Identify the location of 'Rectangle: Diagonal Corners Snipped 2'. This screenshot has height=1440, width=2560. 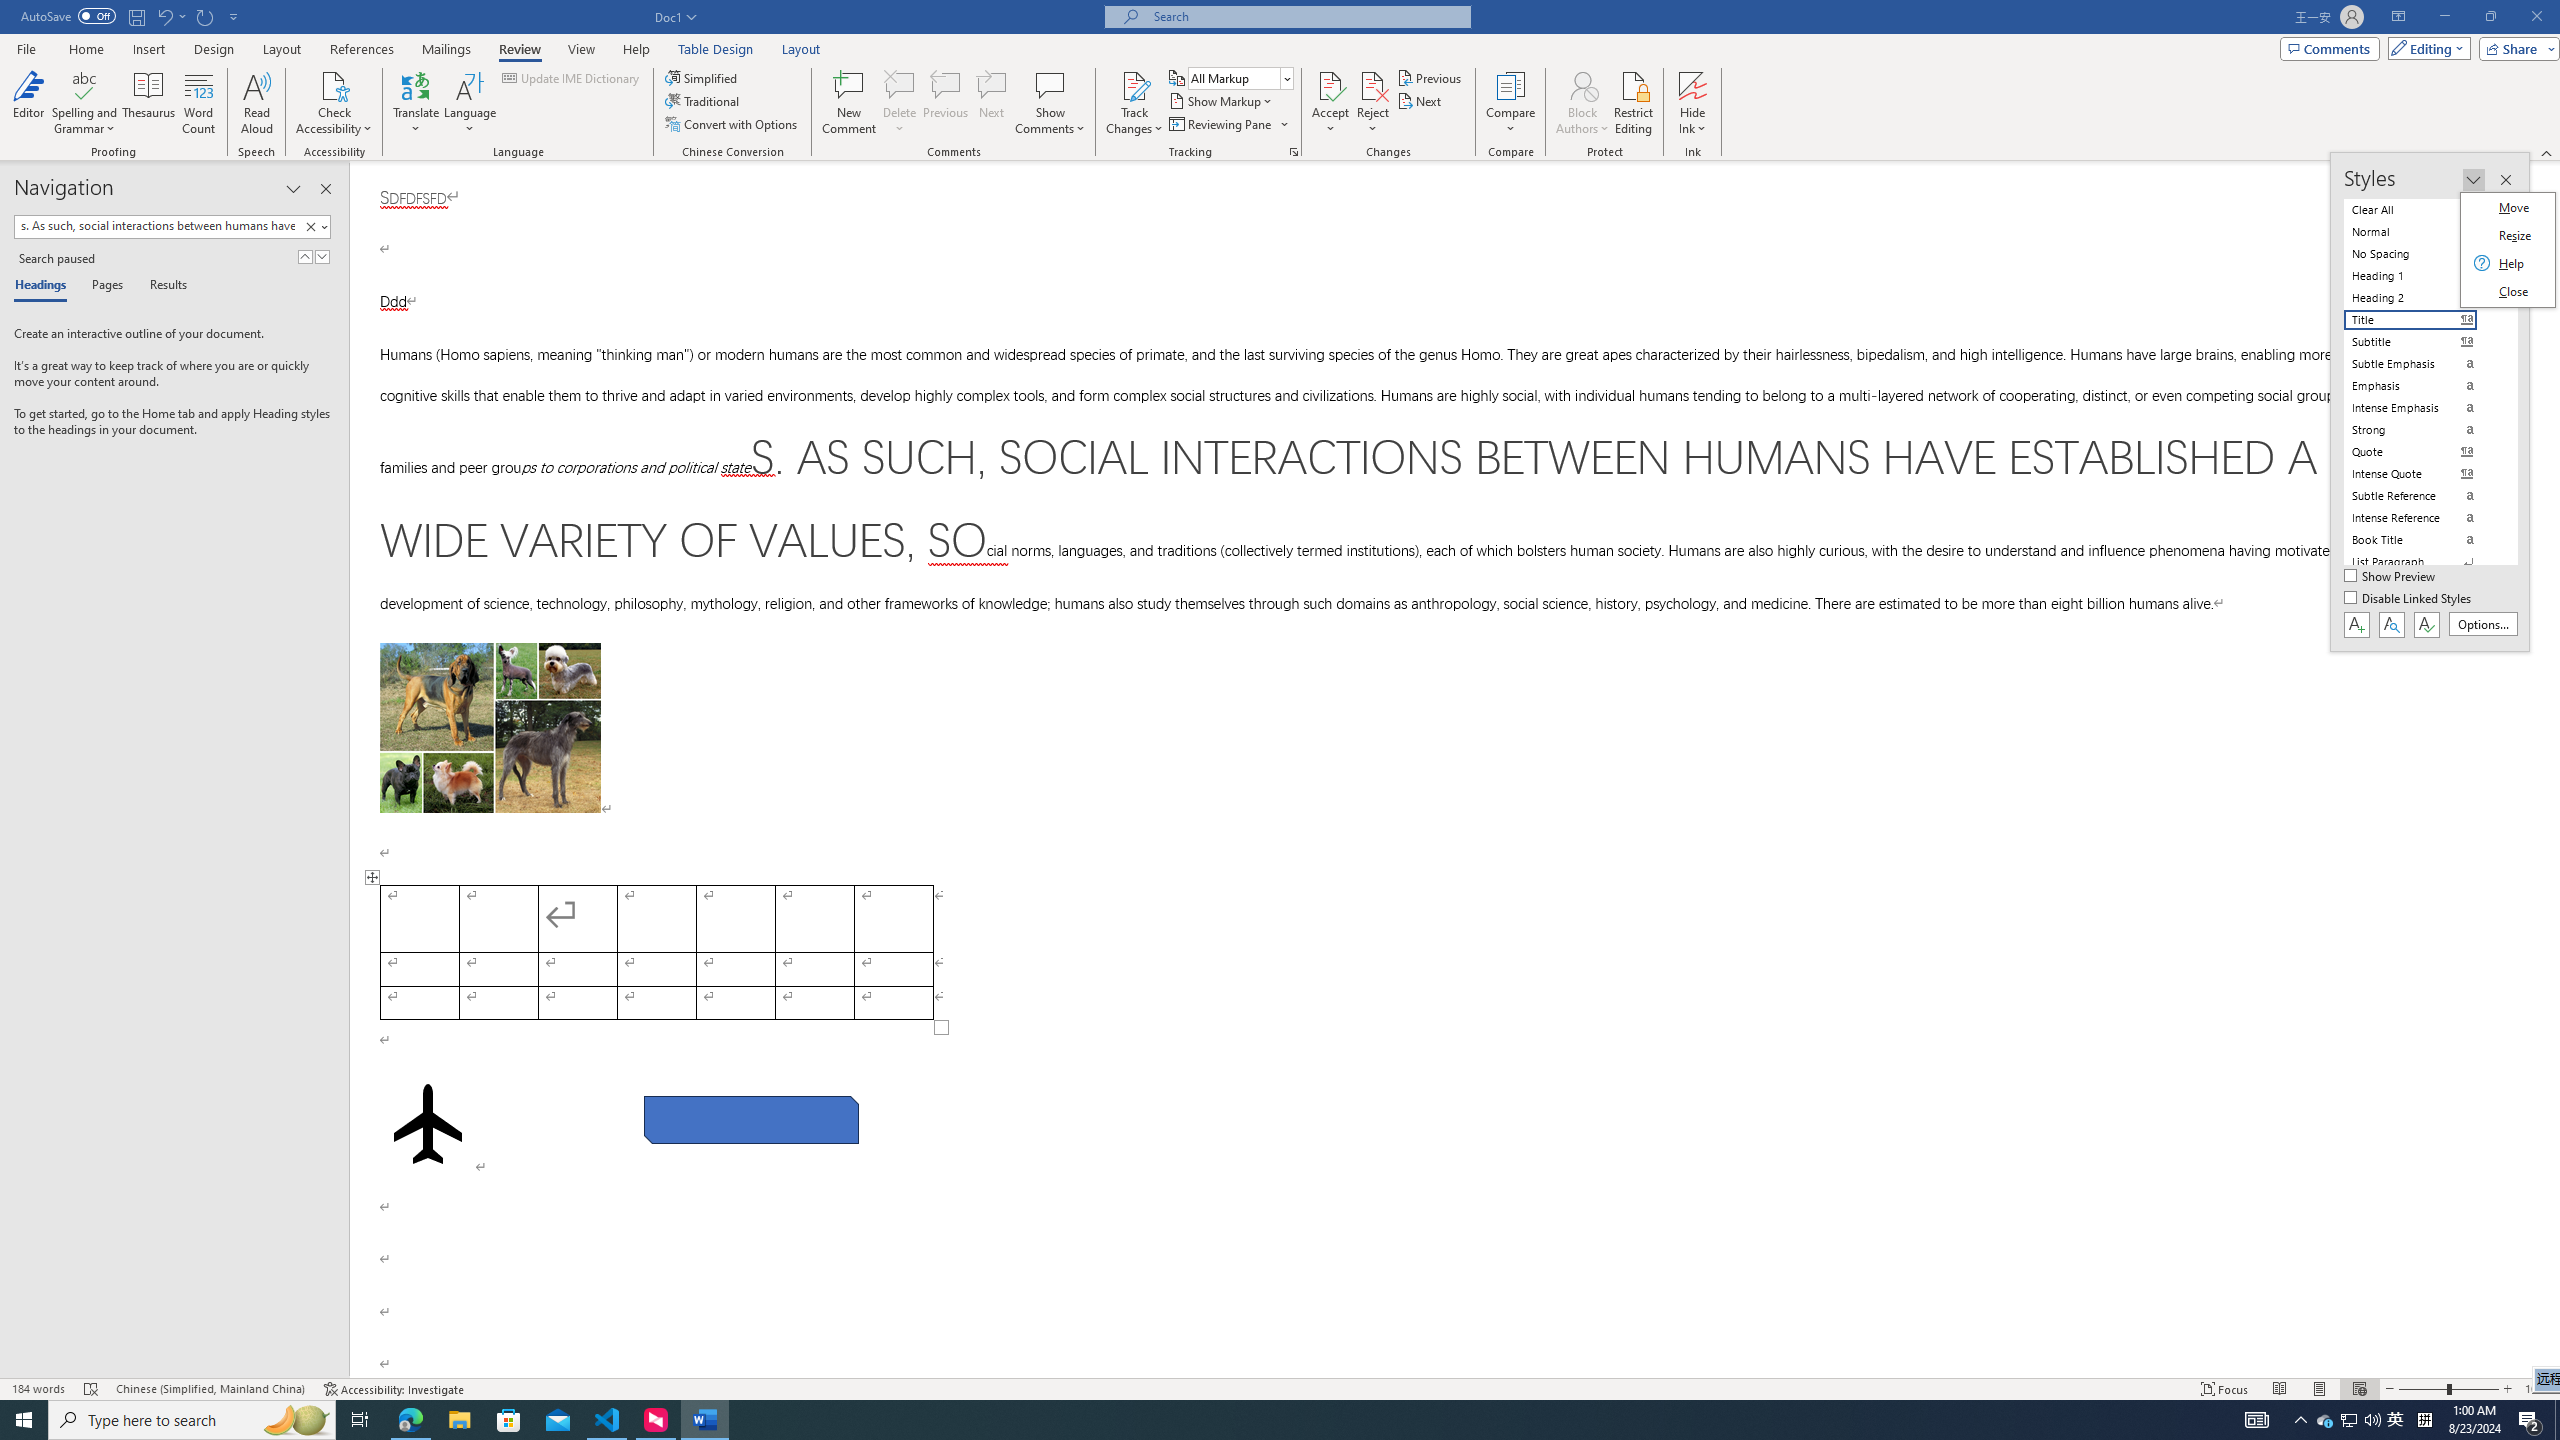
(751, 1118).